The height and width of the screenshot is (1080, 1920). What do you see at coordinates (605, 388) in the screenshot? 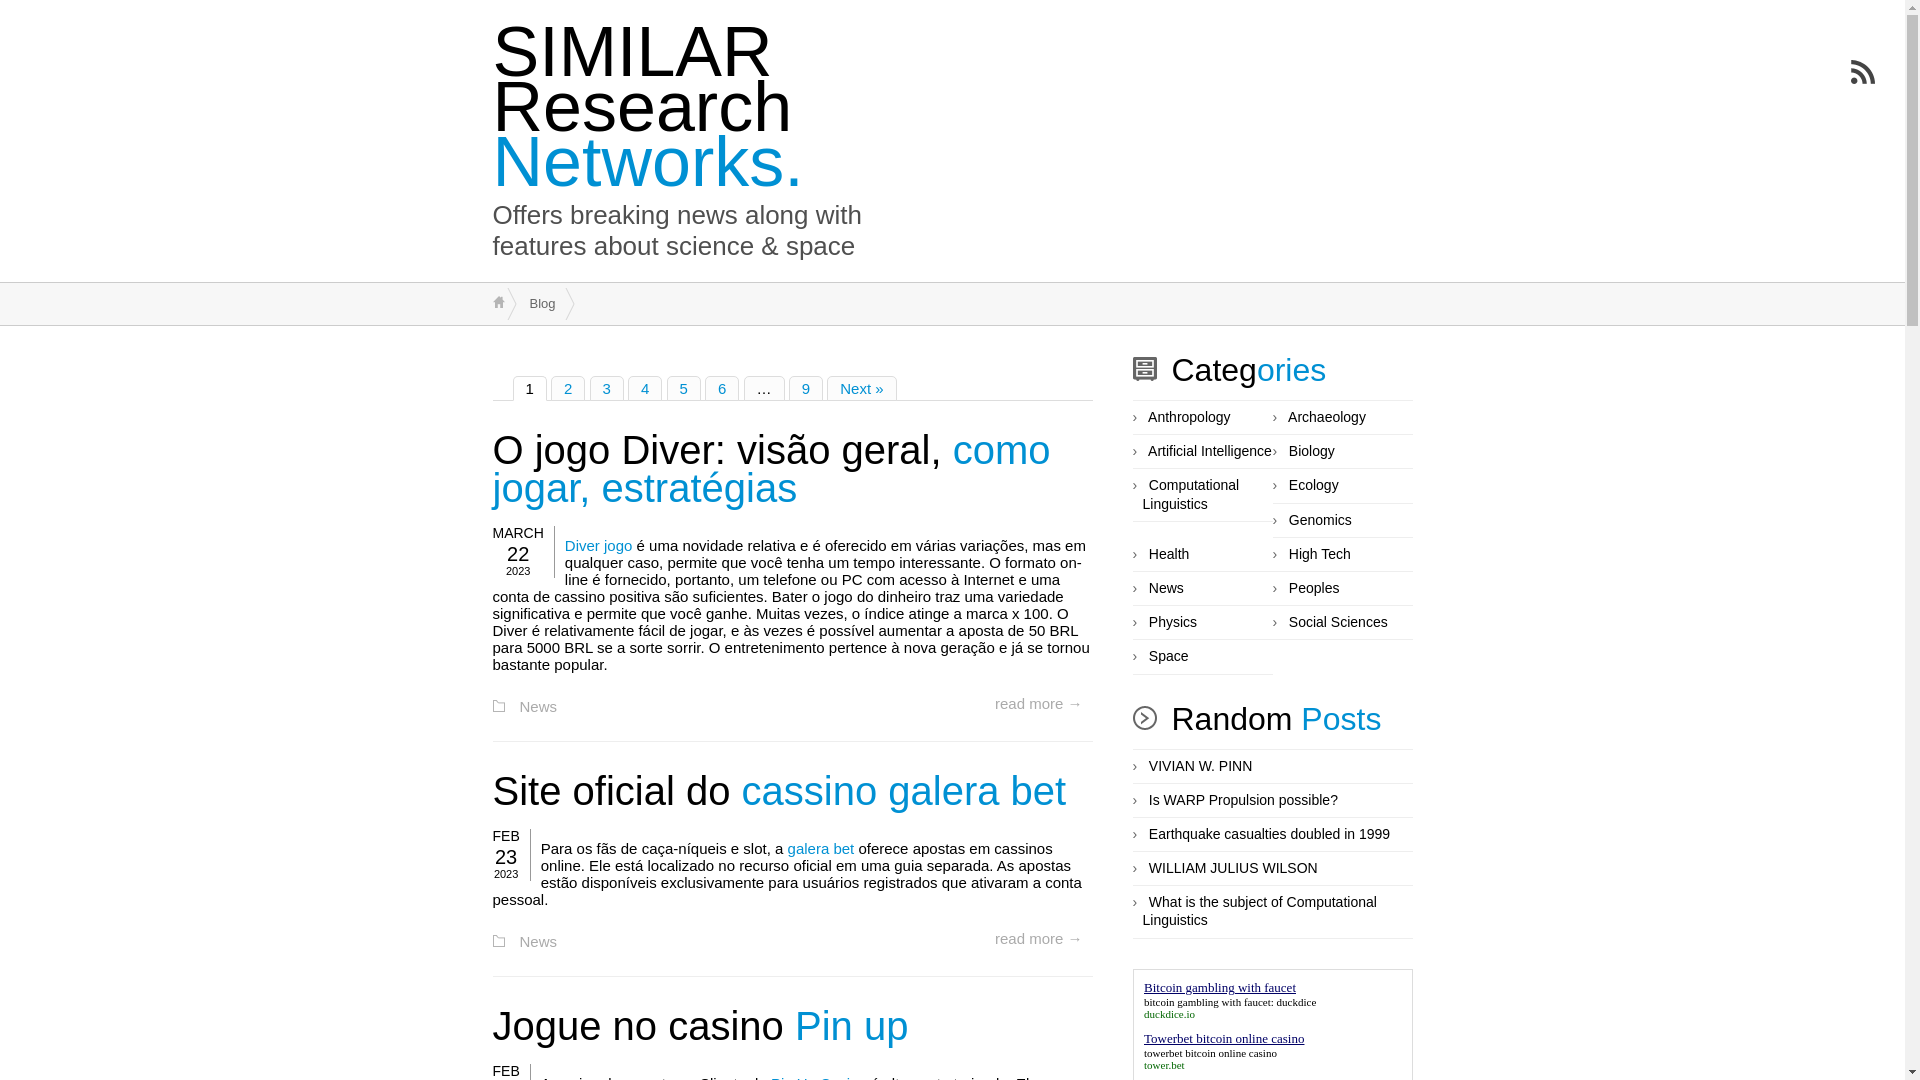
I see `'3'` at bounding box center [605, 388].